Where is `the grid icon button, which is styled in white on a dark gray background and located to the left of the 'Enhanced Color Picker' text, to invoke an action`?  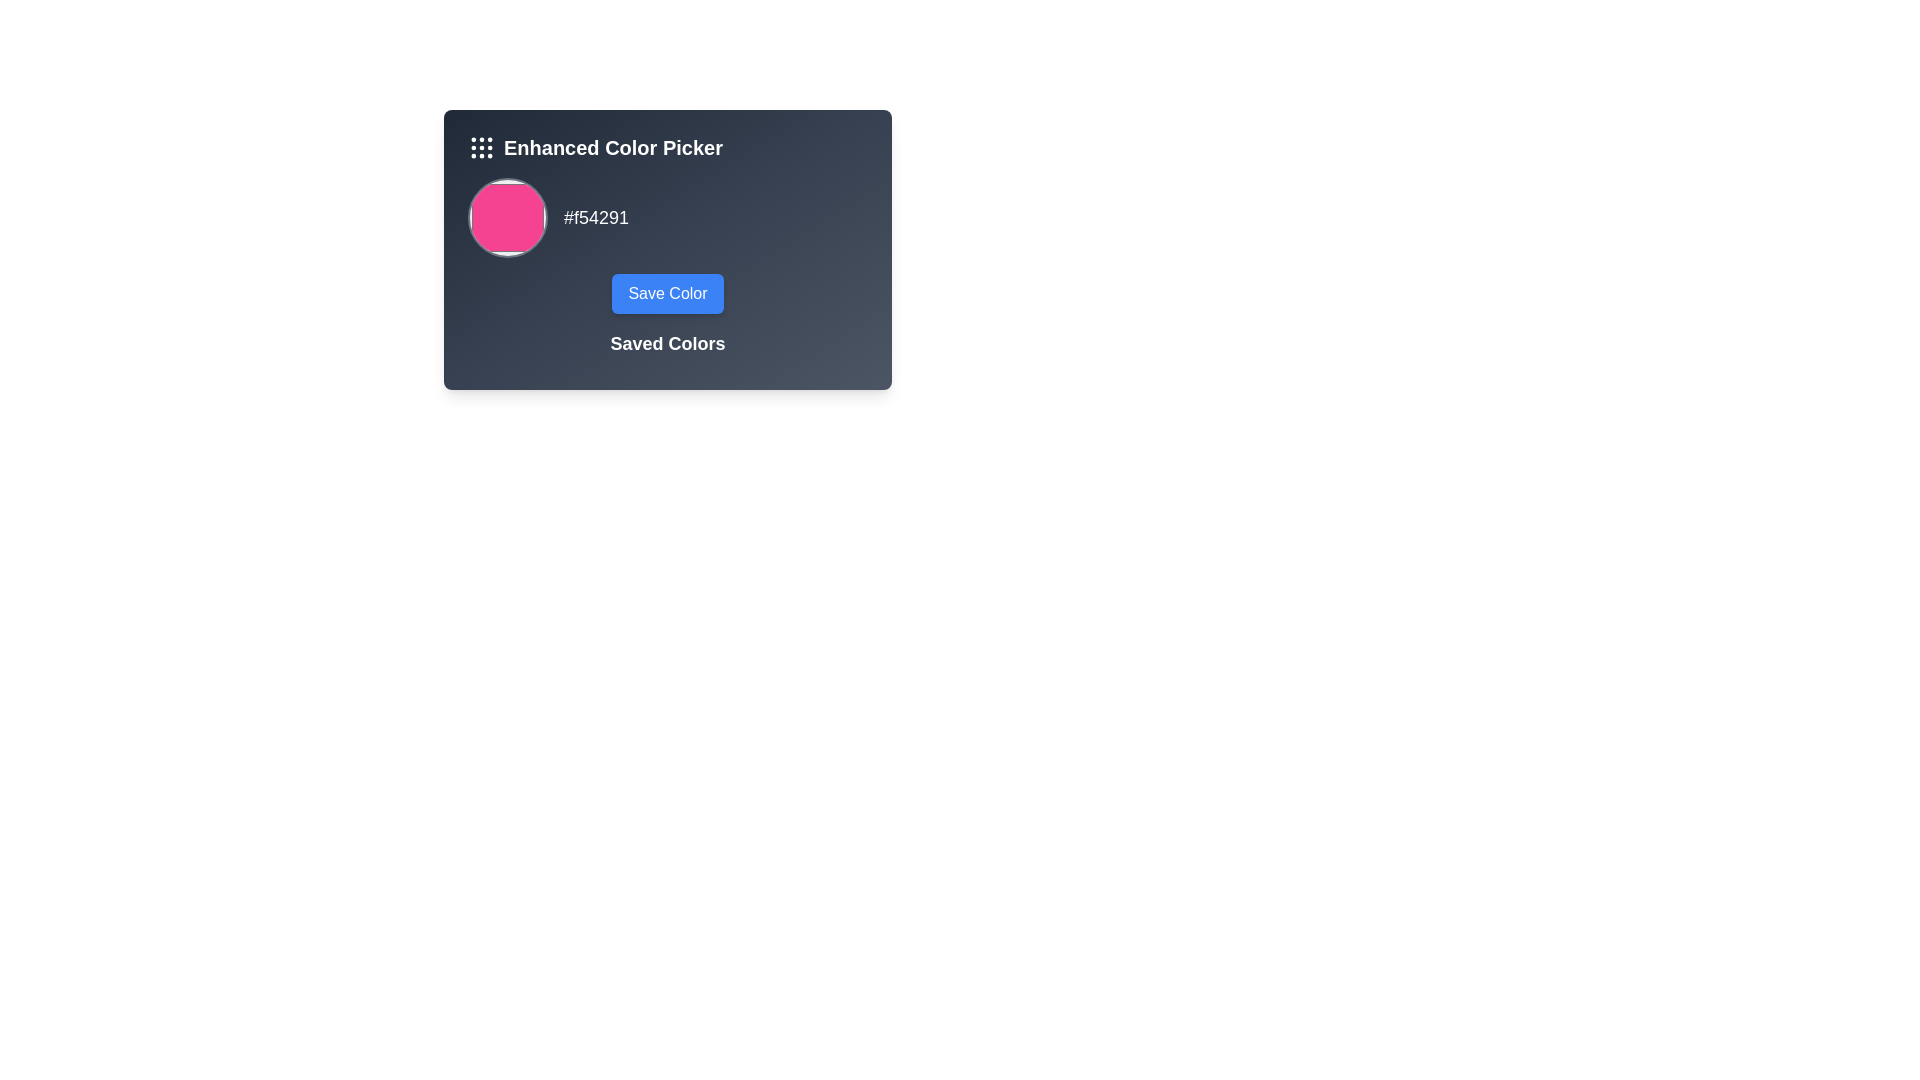 the grid icon button, which is styled in white on a dark gray background and located to the left of the 'Enhanced Color Picker' text, to invoke an action is located at coordinates (481, 146).